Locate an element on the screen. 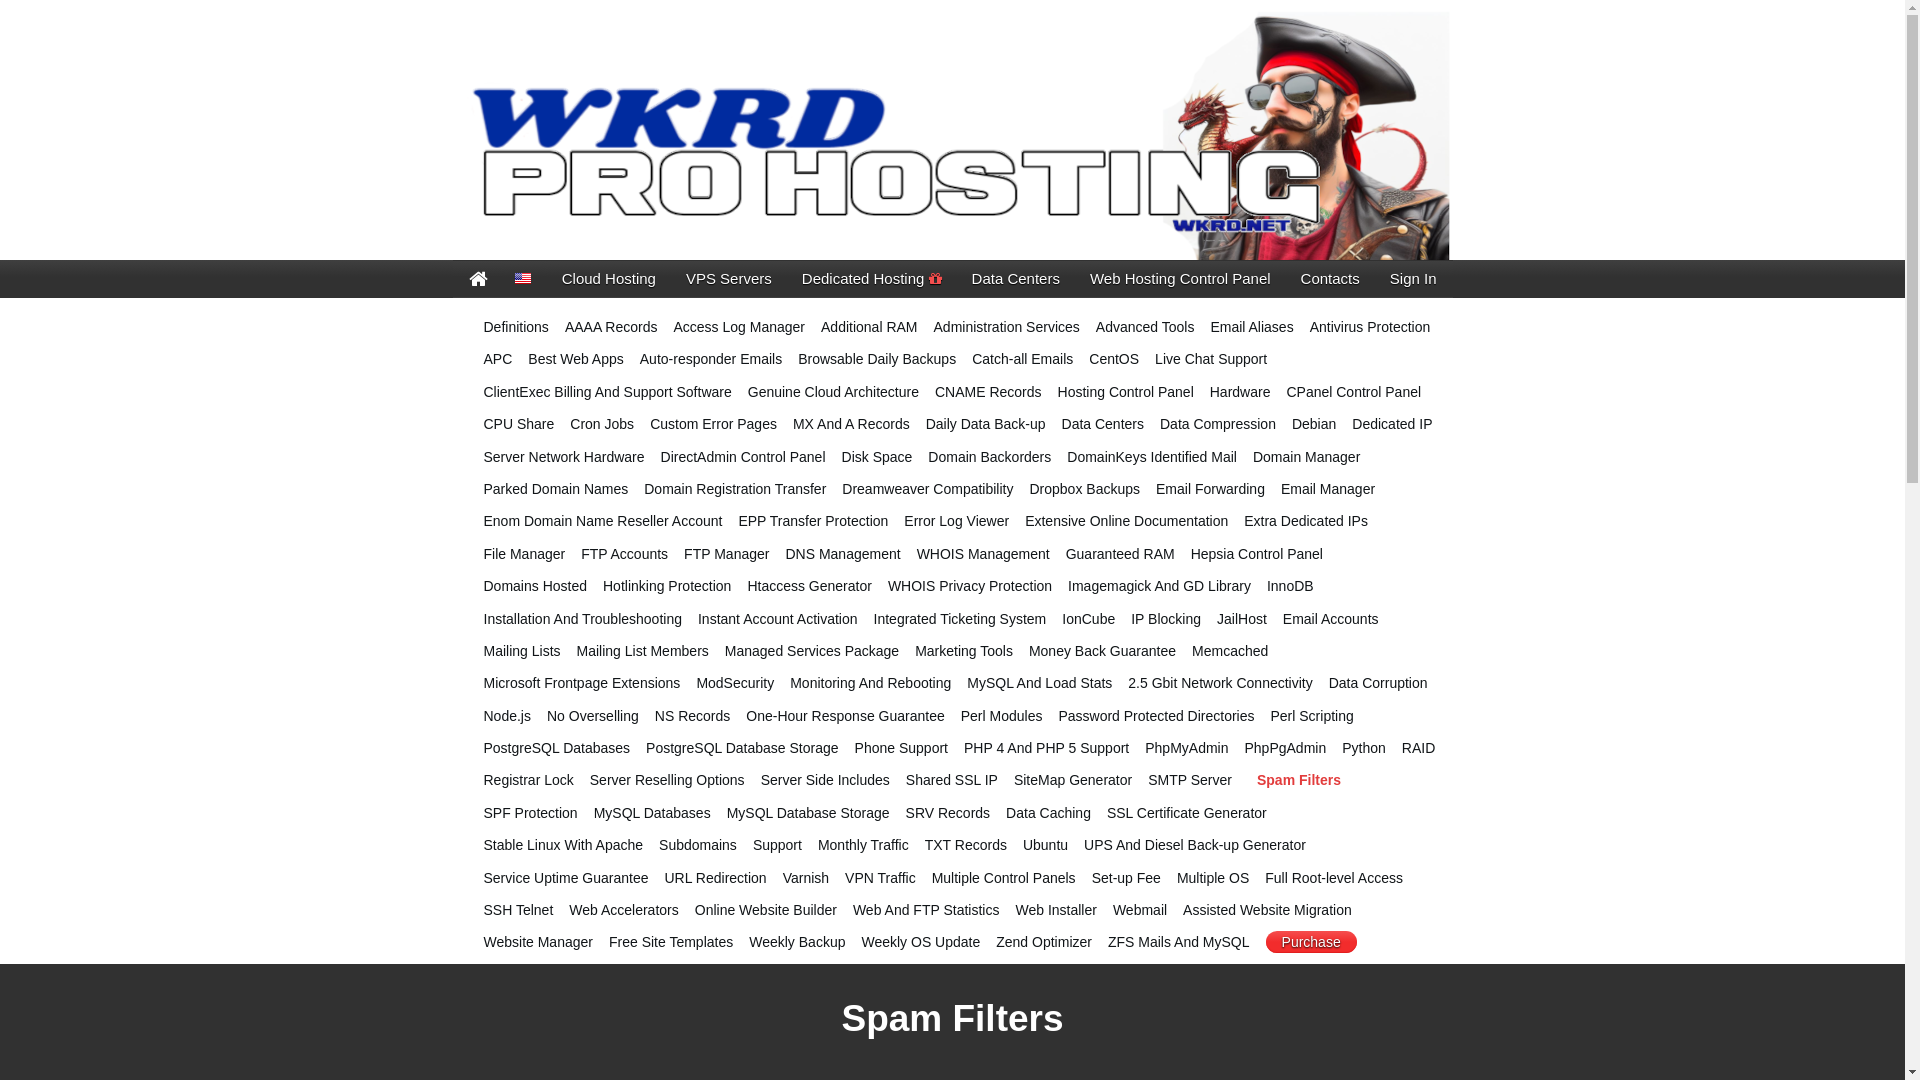  'Htaccess Generator' is located at coordinates (809, 585).